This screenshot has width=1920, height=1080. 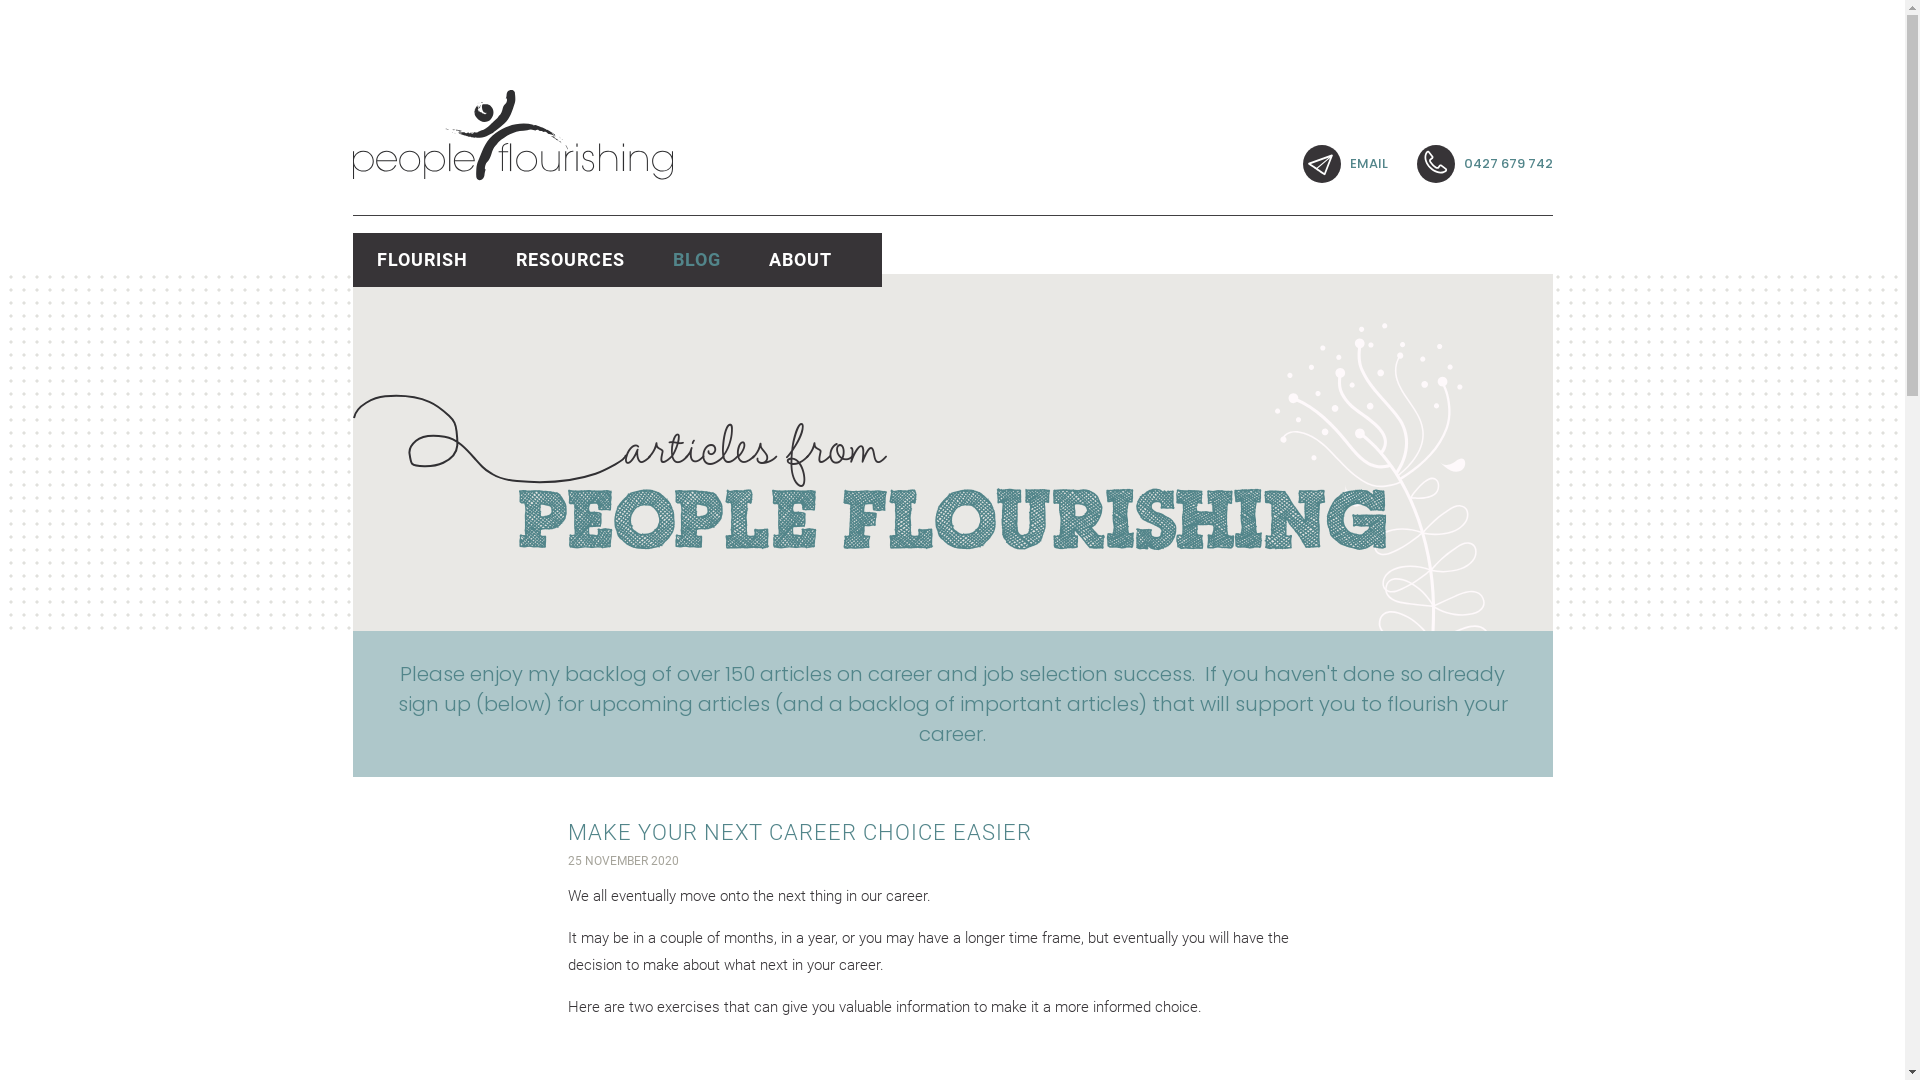 What do you see at coordinates (1344, 163) in the screenshot?
I see `'EMAIL'` at bounding box center [1344, 163].